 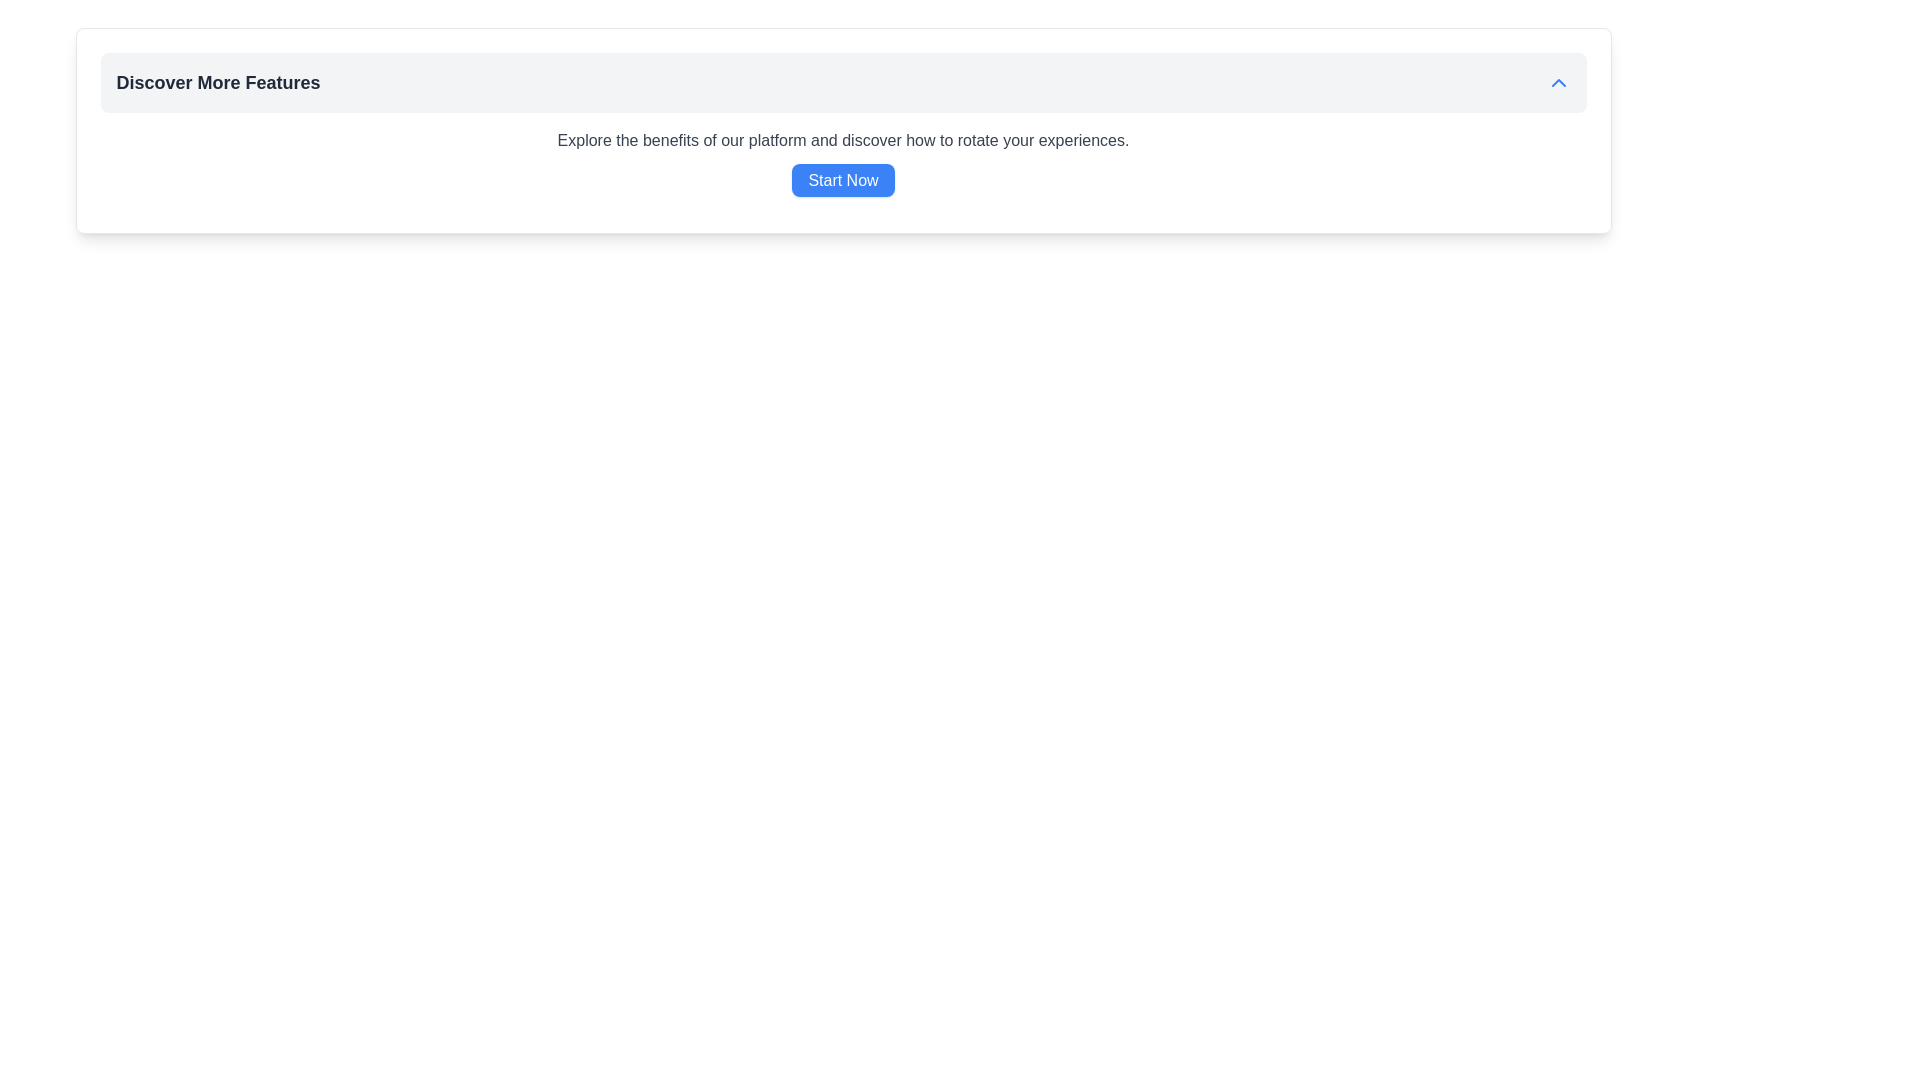 What do you see at coordinates (1557, 82) in the screenshot?
I see `the button located in the top-right corner of the interface, associated with 'Discover More Features'` at bounding box center [1557, 82].